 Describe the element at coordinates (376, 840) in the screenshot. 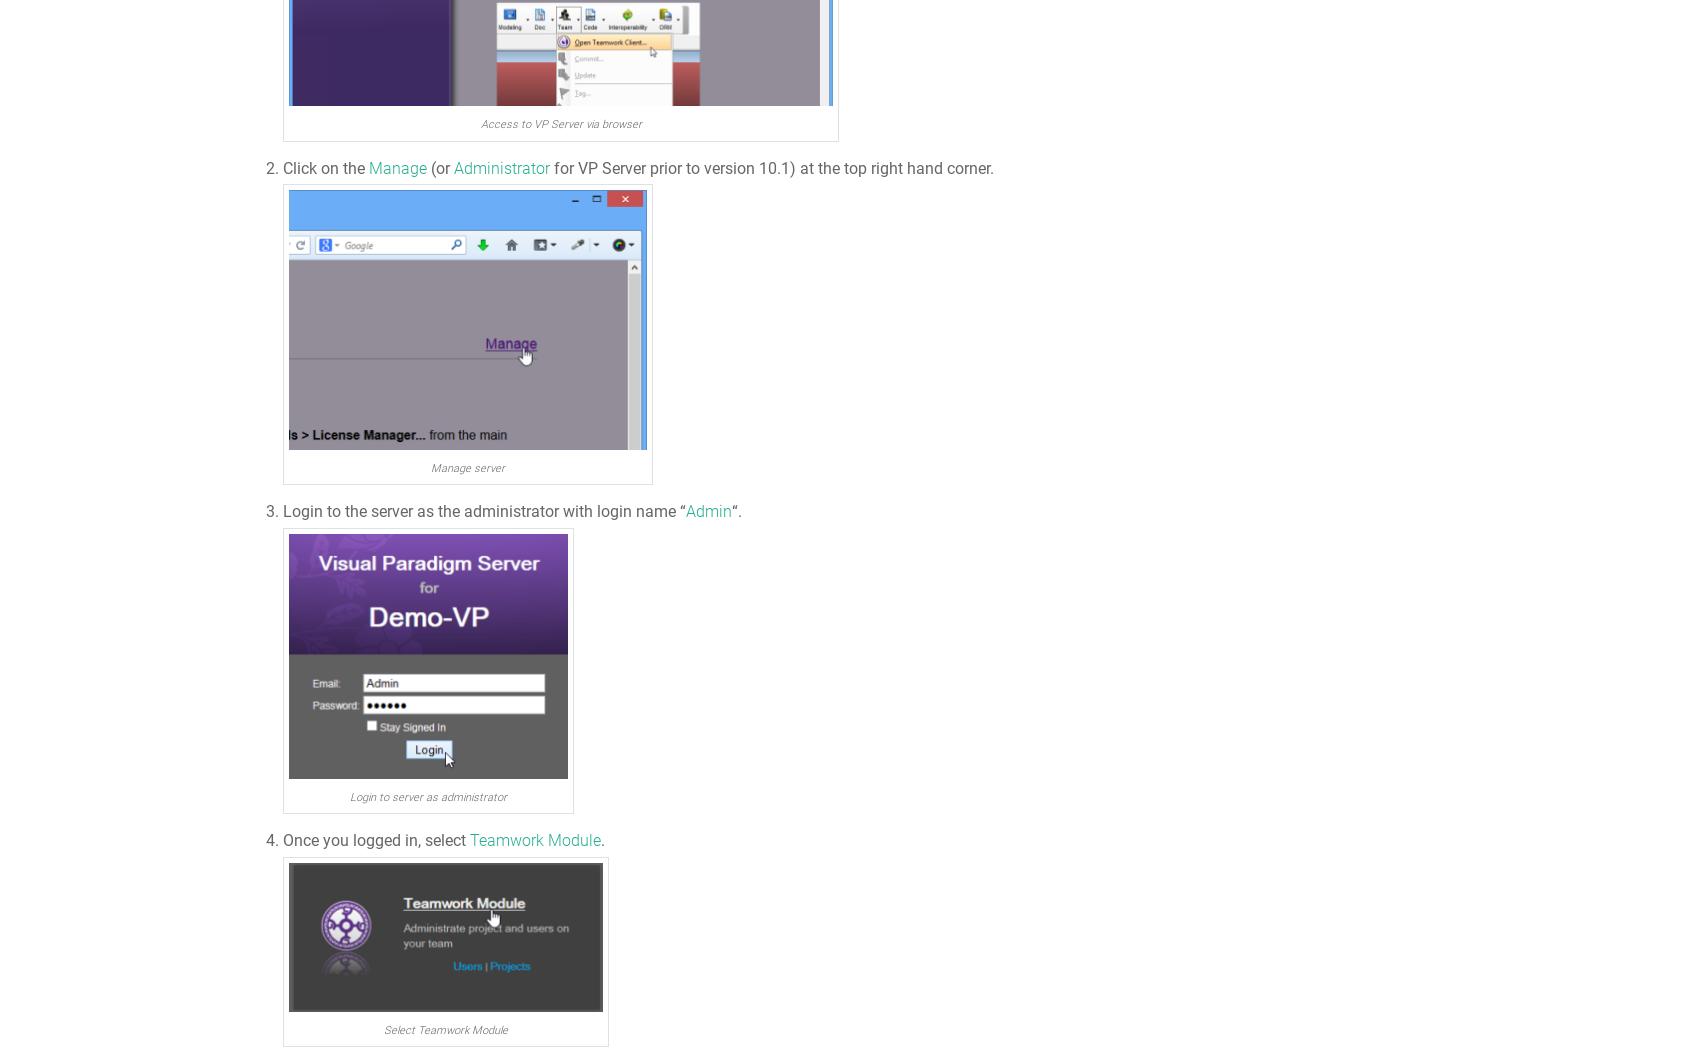

I see `'Once you logged in, select'` at that location.